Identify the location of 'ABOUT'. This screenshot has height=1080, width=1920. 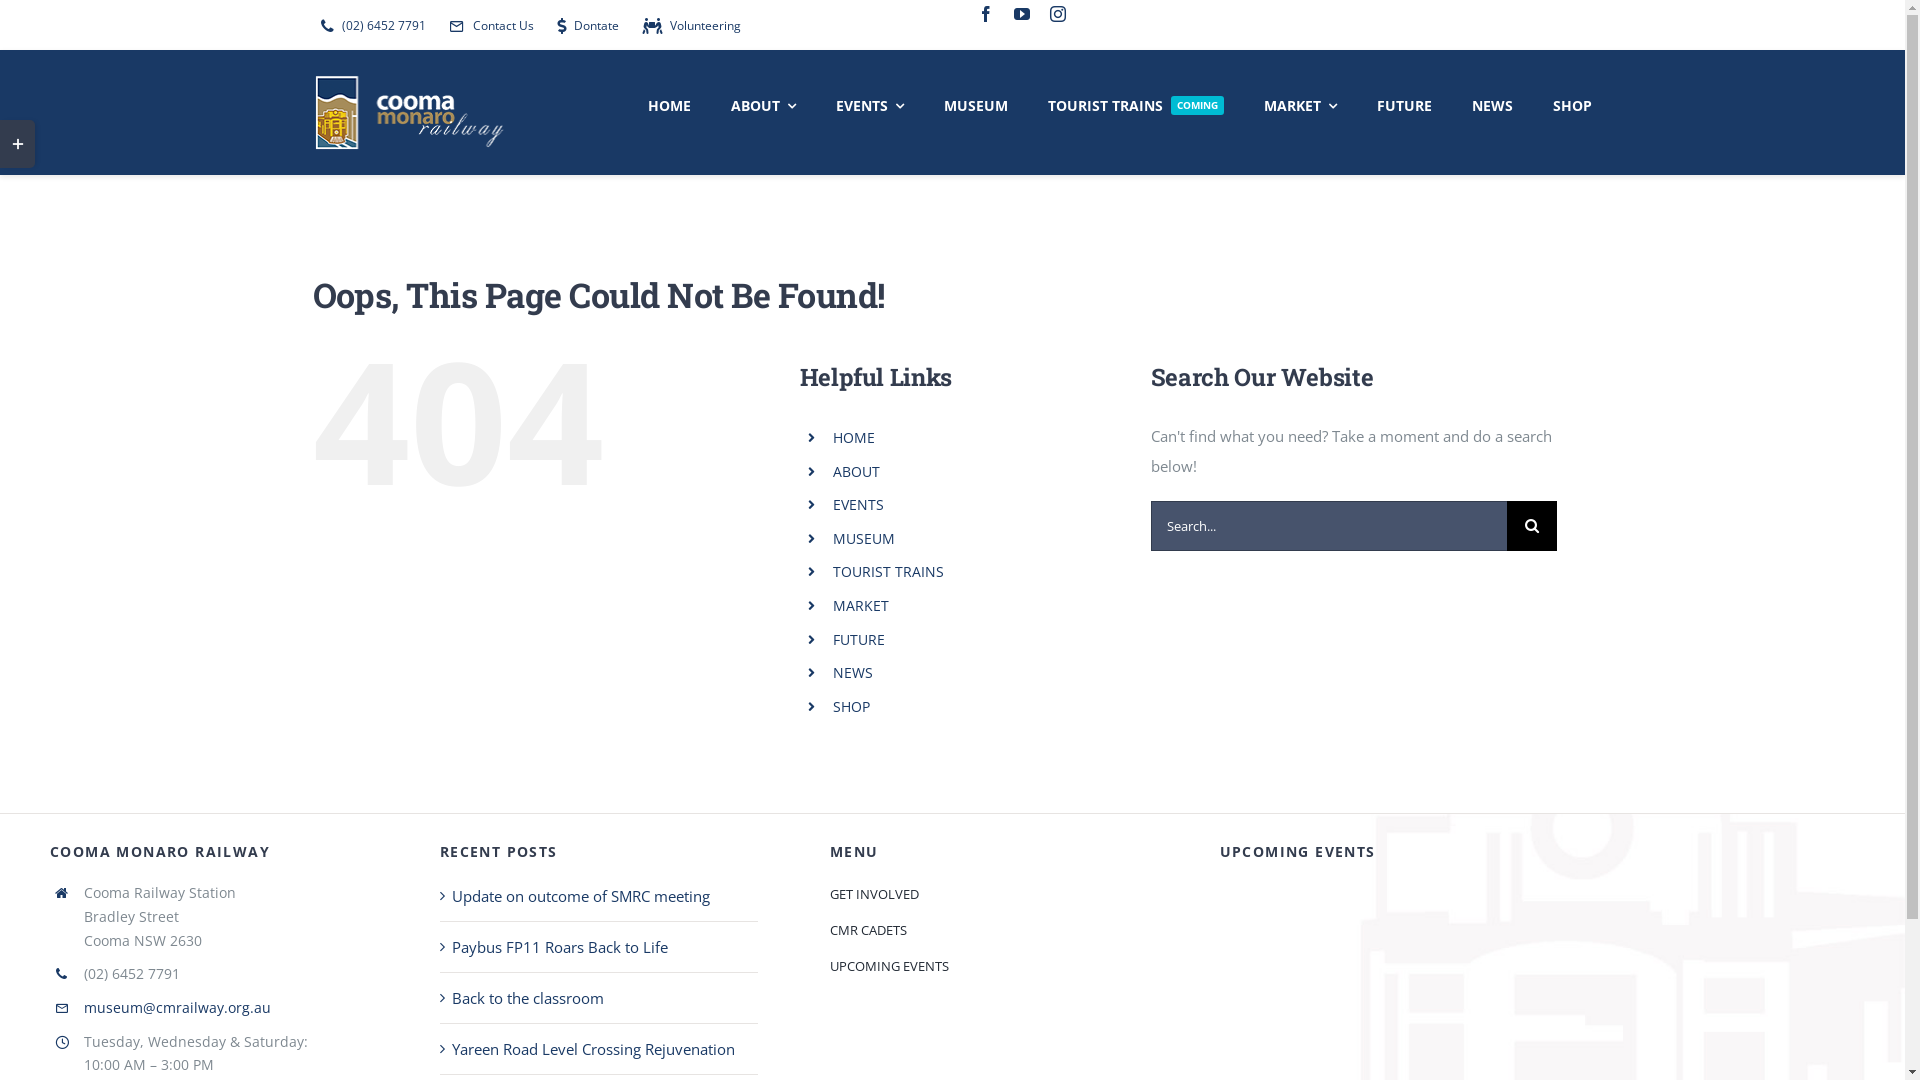
(856, 471).